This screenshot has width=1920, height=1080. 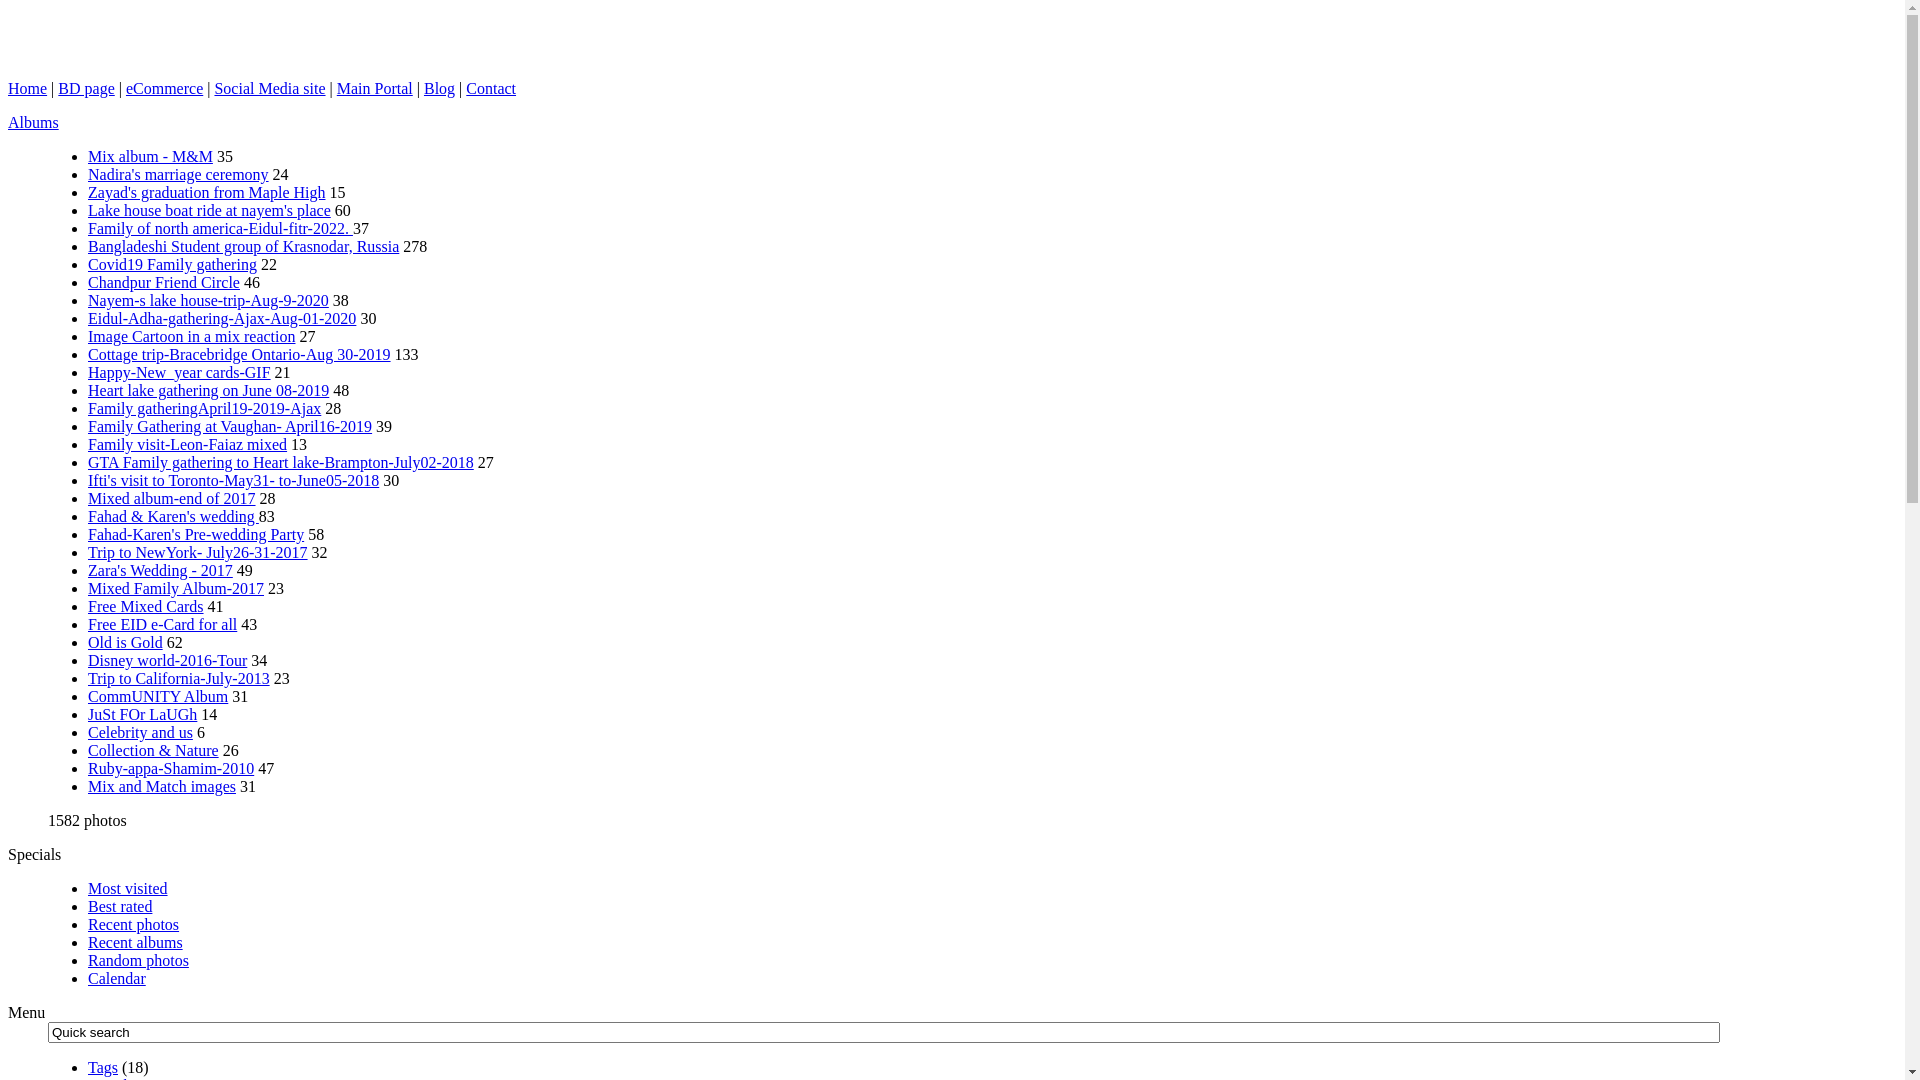 I want to click on 'Free EID e-Card for all', so click(x=86, y=623).